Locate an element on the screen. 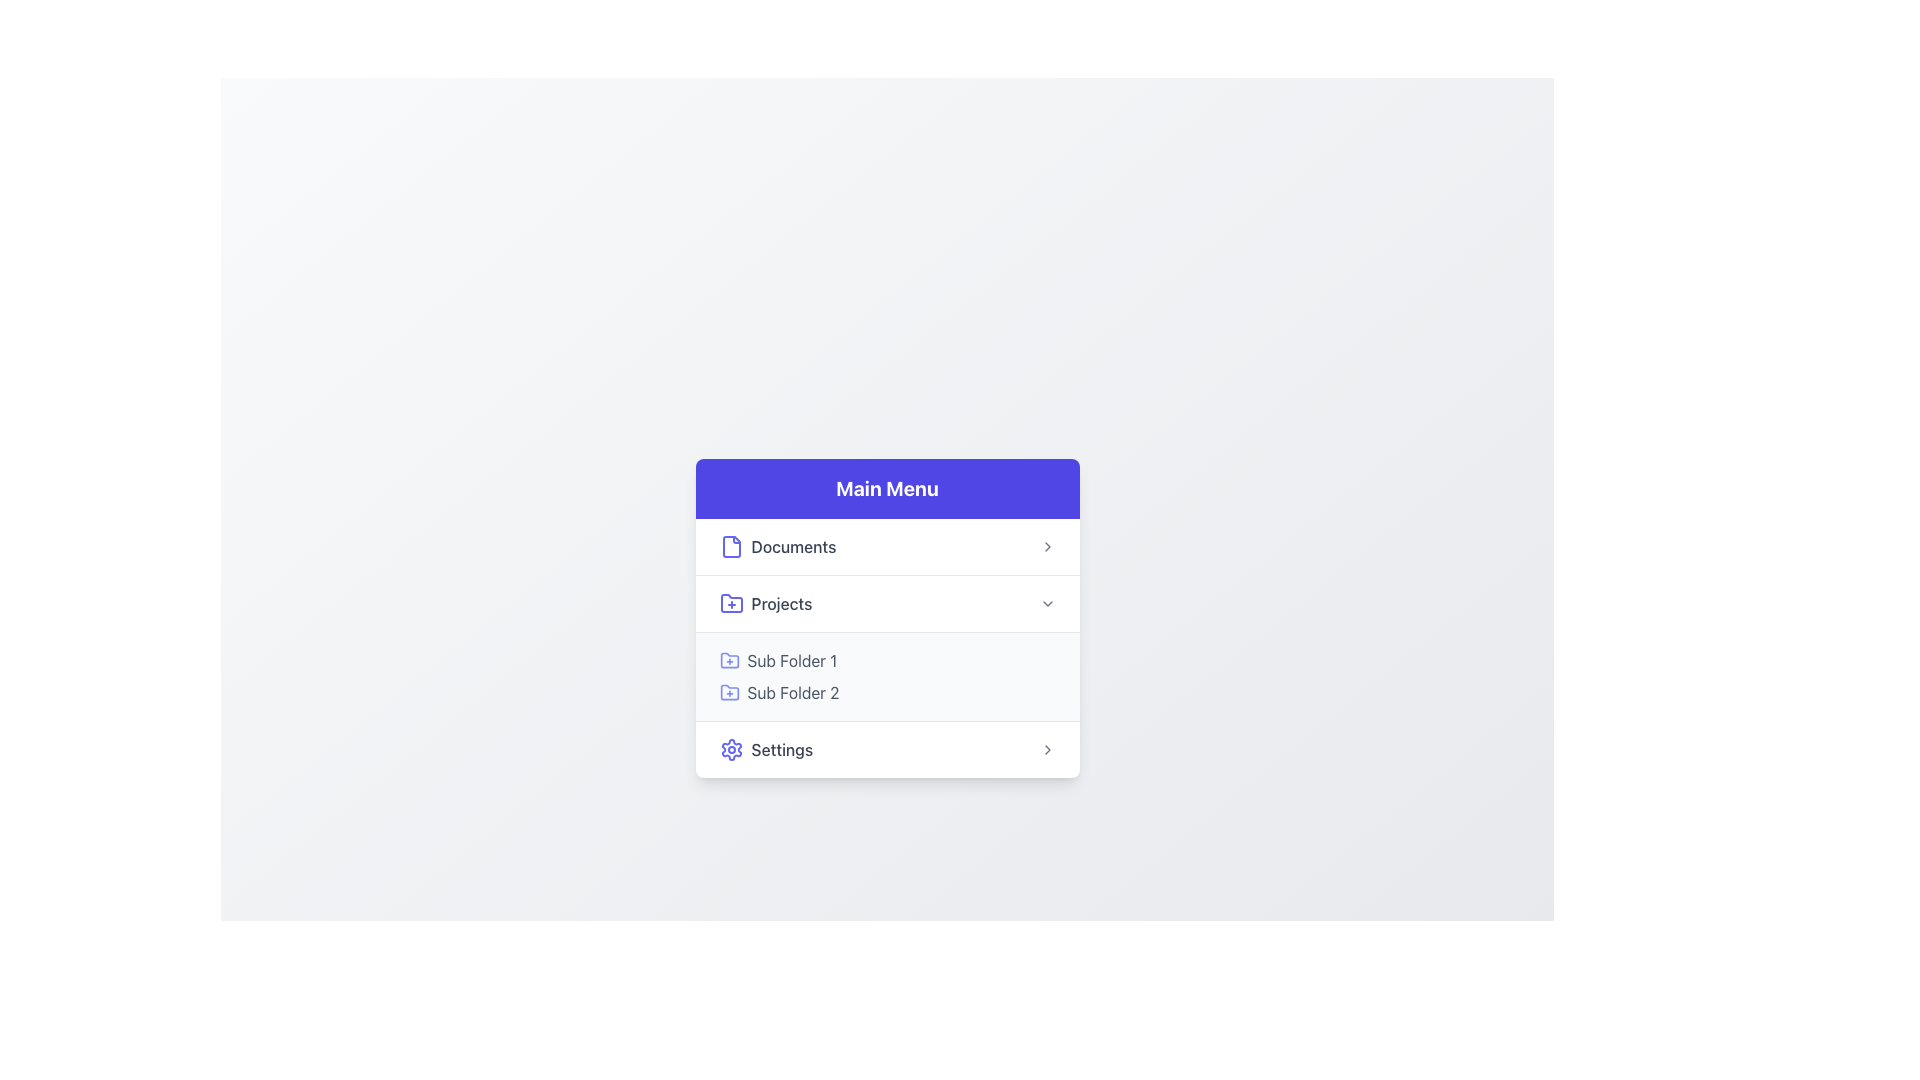 The width and height of the screenshot is (1920, 1080). the folder icon with a plus symbol overlay, which is part of the 'Sub Folder 2' entry in the vertical list is located at coordinates (728, 691).